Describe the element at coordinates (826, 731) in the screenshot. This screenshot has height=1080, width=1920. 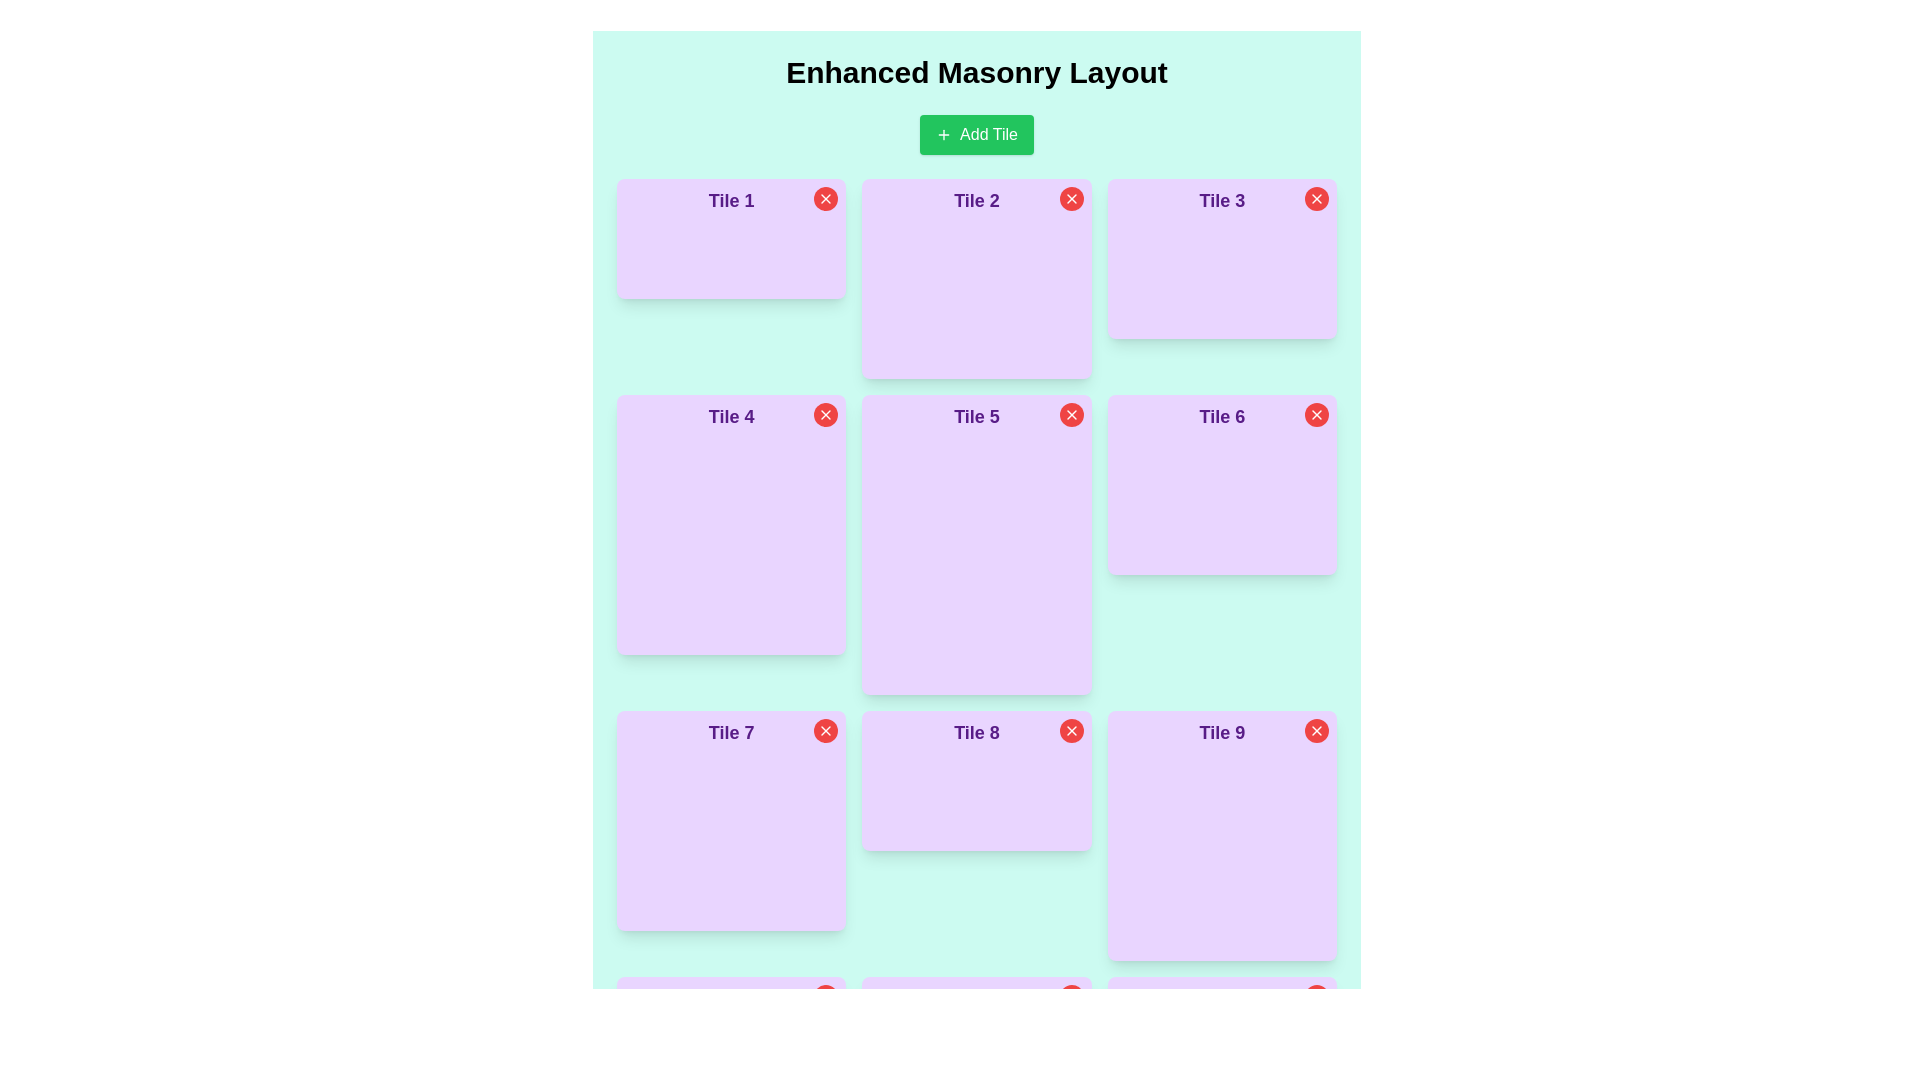
I see `the close button located in the top-right corner of the 'Tile 7' box` at that location.